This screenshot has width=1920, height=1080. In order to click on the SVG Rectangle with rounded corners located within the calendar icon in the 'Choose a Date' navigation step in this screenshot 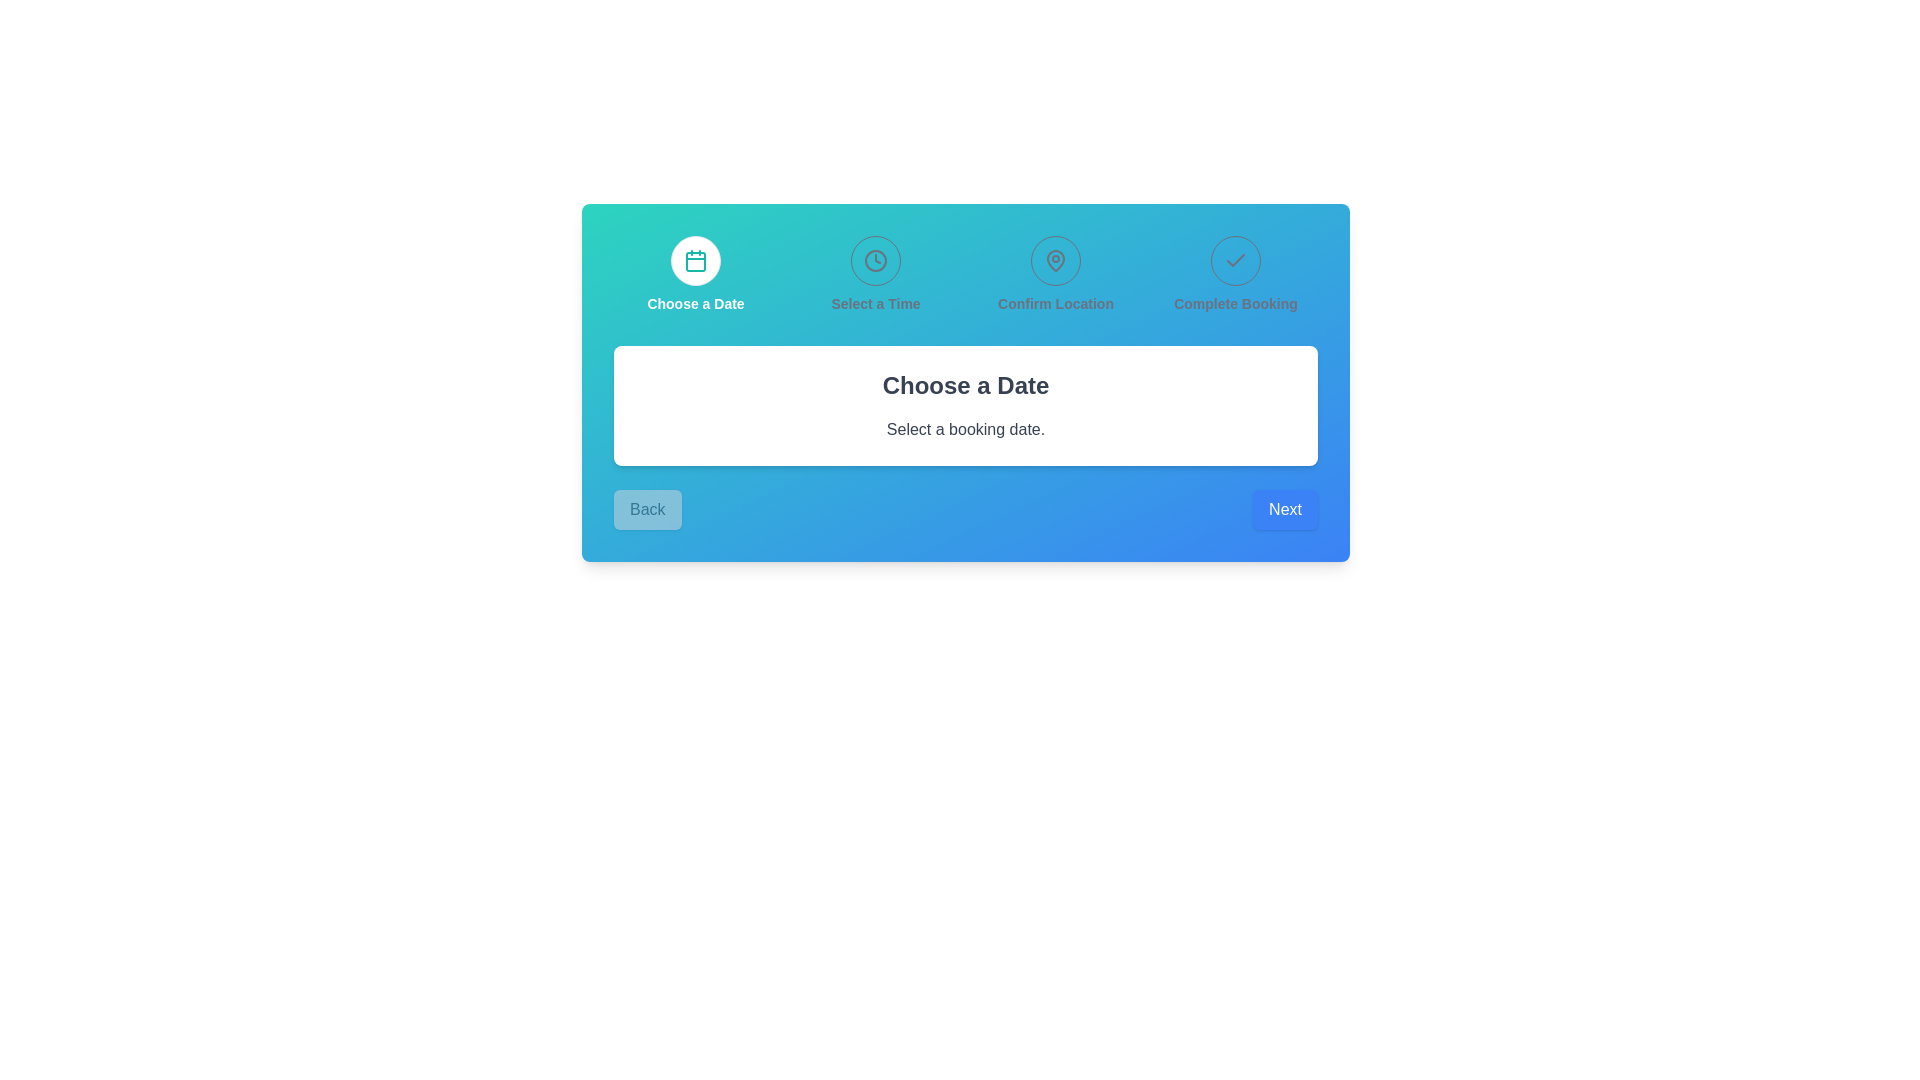, I will do `click(696, 261)`.